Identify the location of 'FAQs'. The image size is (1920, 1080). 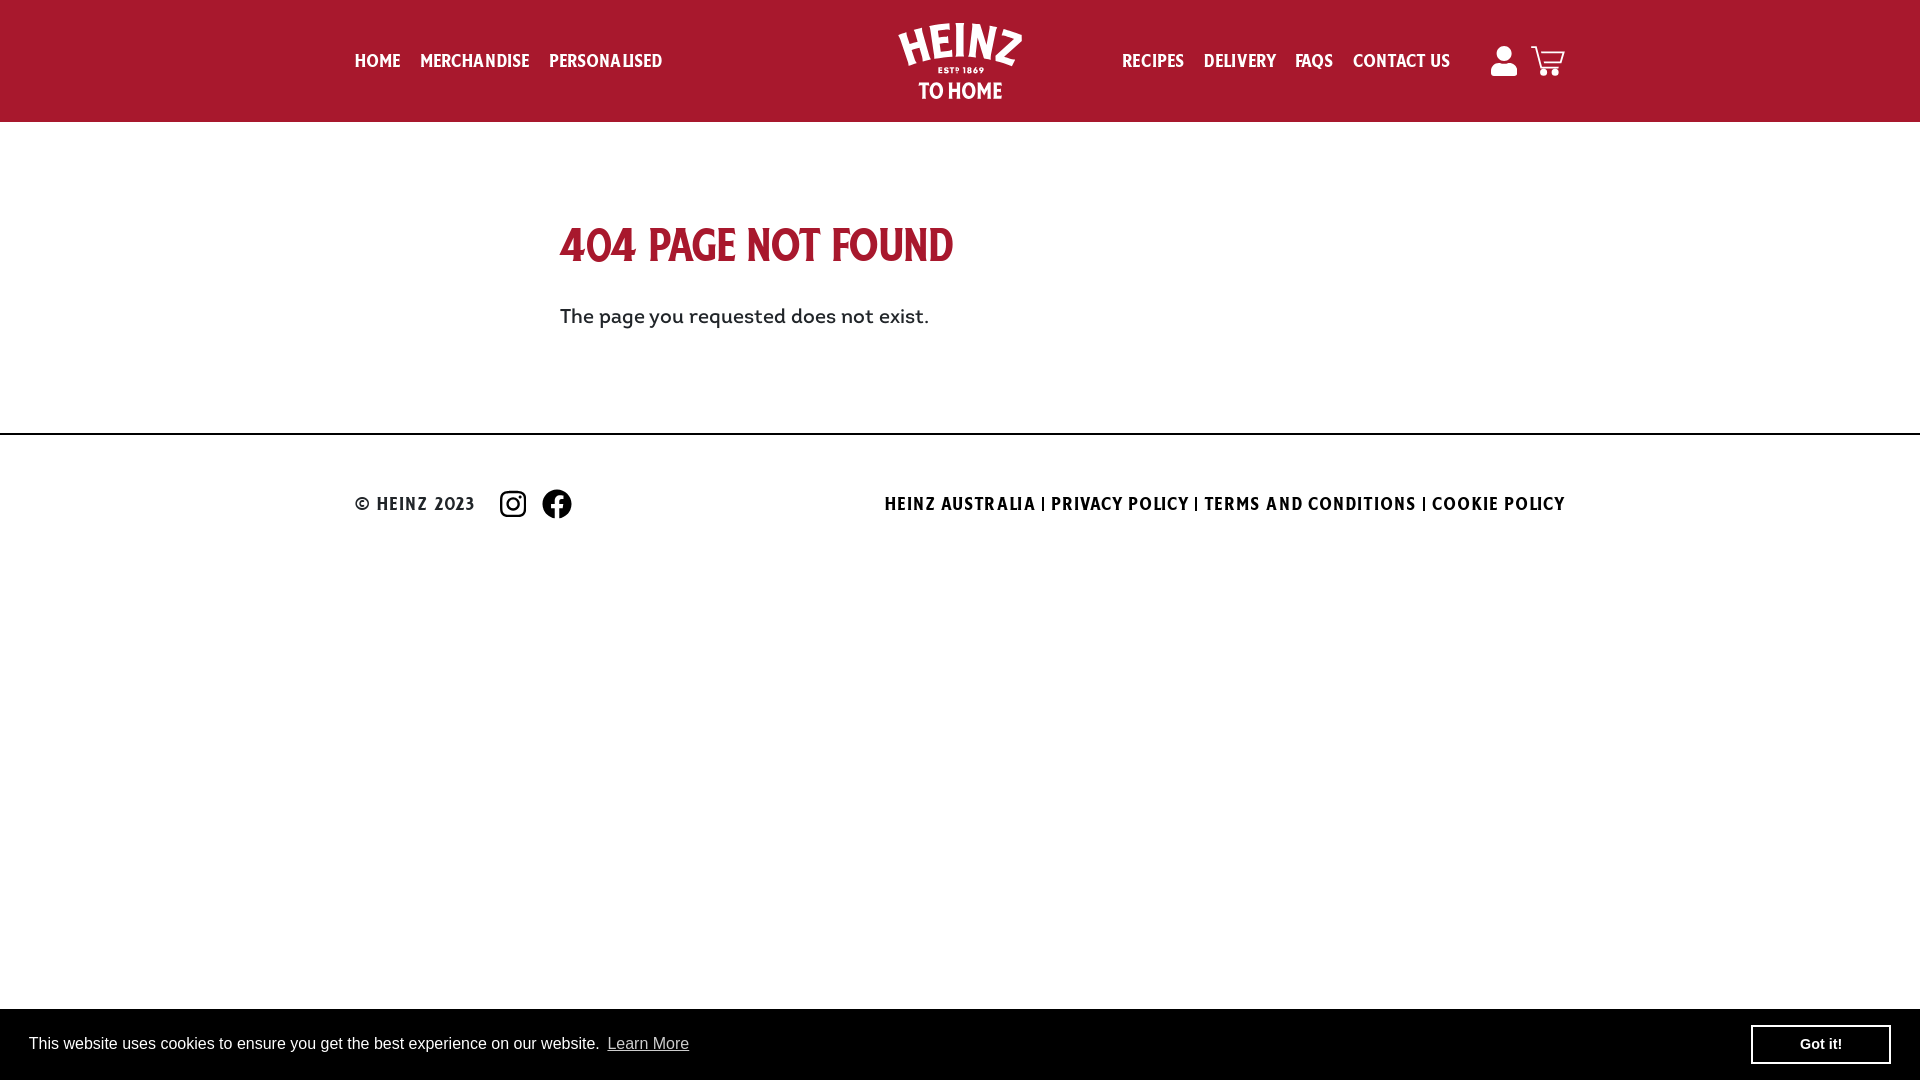
(1296, 60).